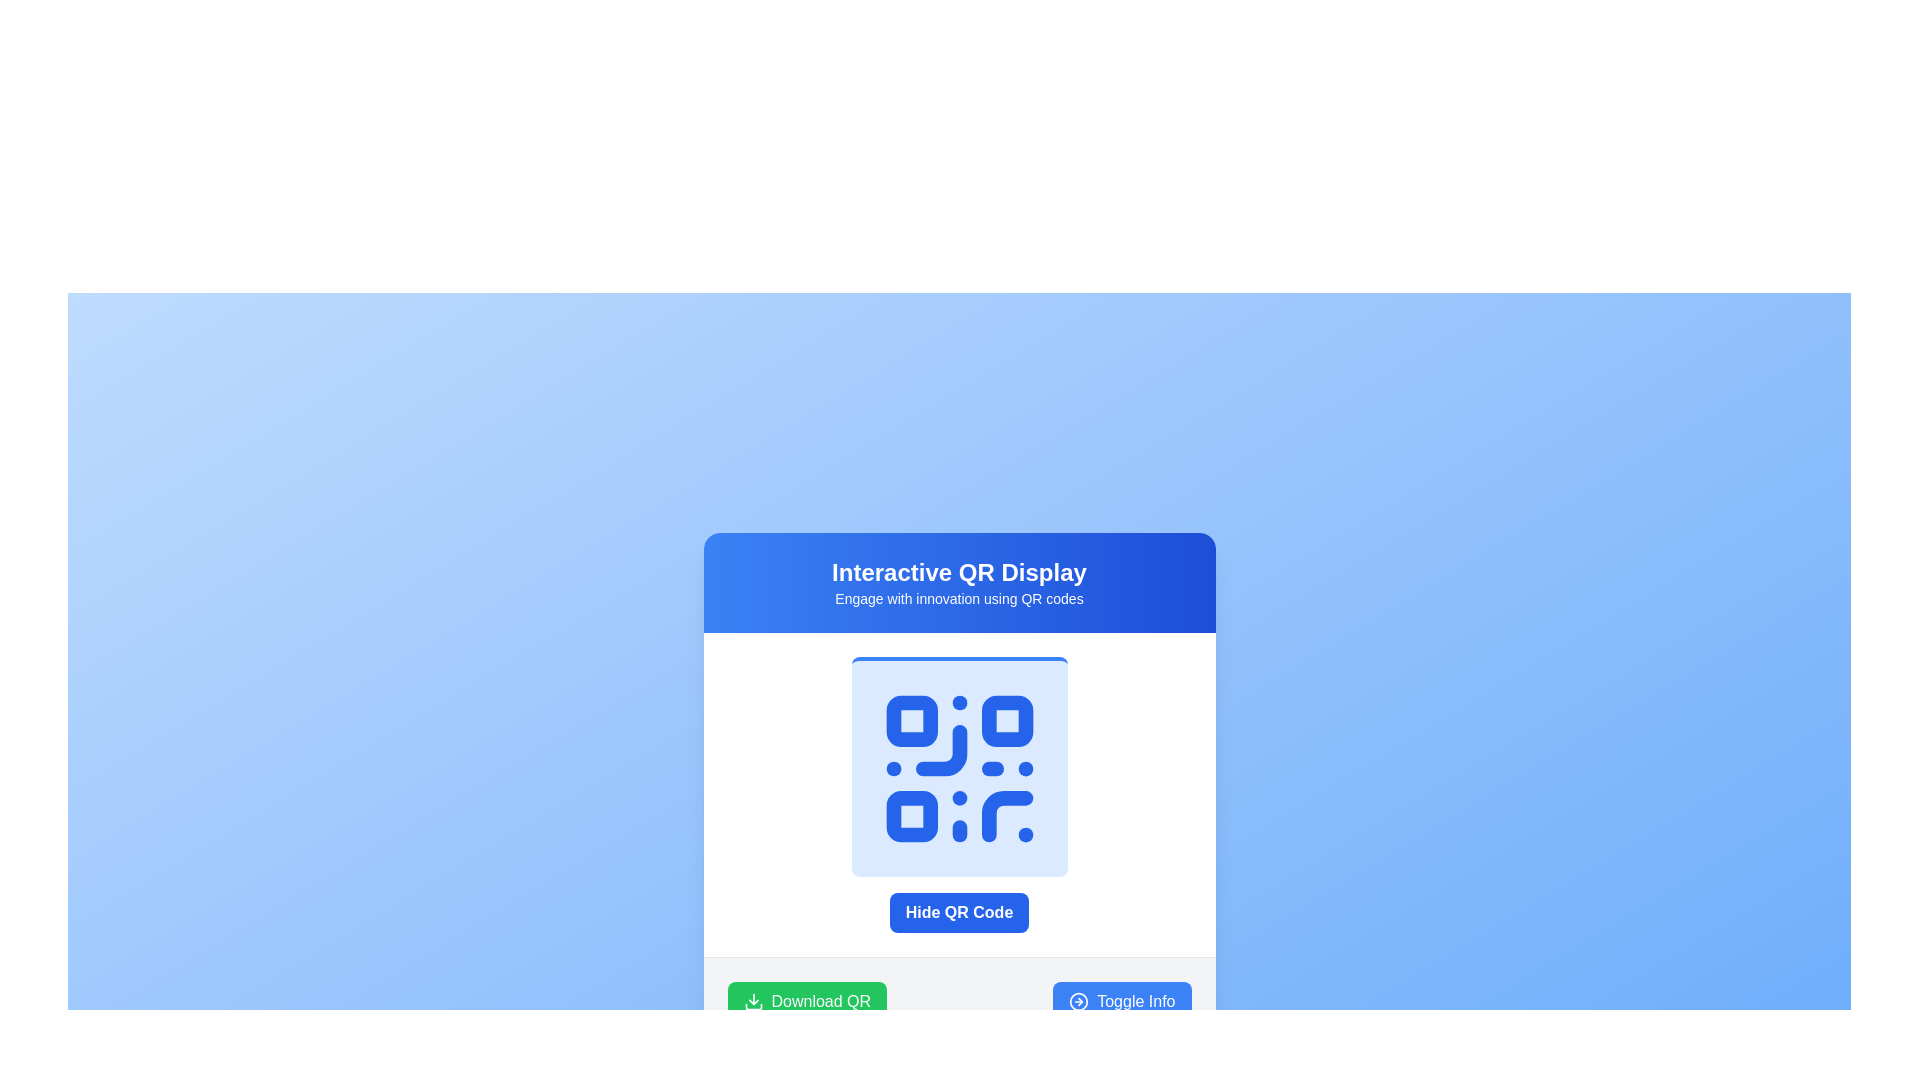 The image size is (1920, 1080). What do you see at coordinates (958, 767) in the screenshot?
I see `the QR code graphic icon located centrally within the 'Interactive QR Display' section, beneath the blue header` at bounding box center [958, 767].